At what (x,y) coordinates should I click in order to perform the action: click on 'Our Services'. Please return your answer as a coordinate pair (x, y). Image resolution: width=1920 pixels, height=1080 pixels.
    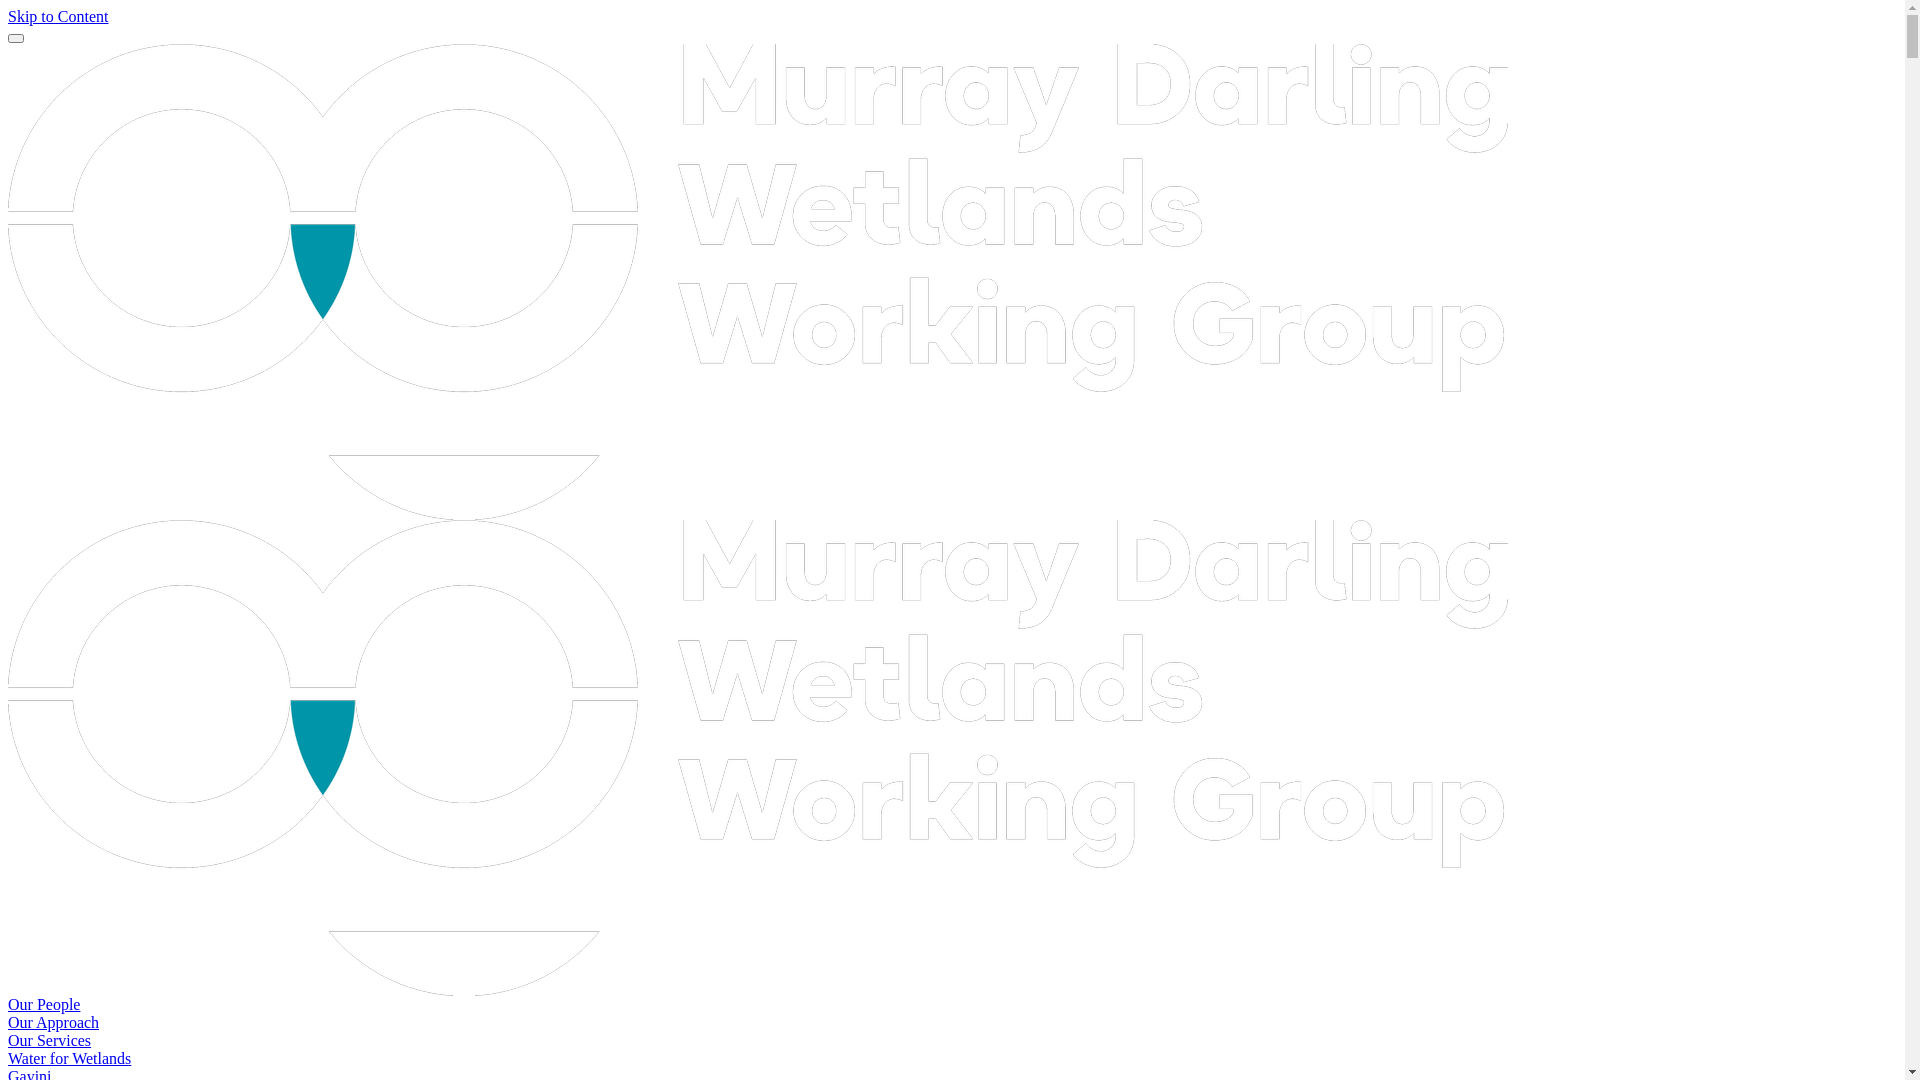
    Looking at the image, I should click on (49, 1039).